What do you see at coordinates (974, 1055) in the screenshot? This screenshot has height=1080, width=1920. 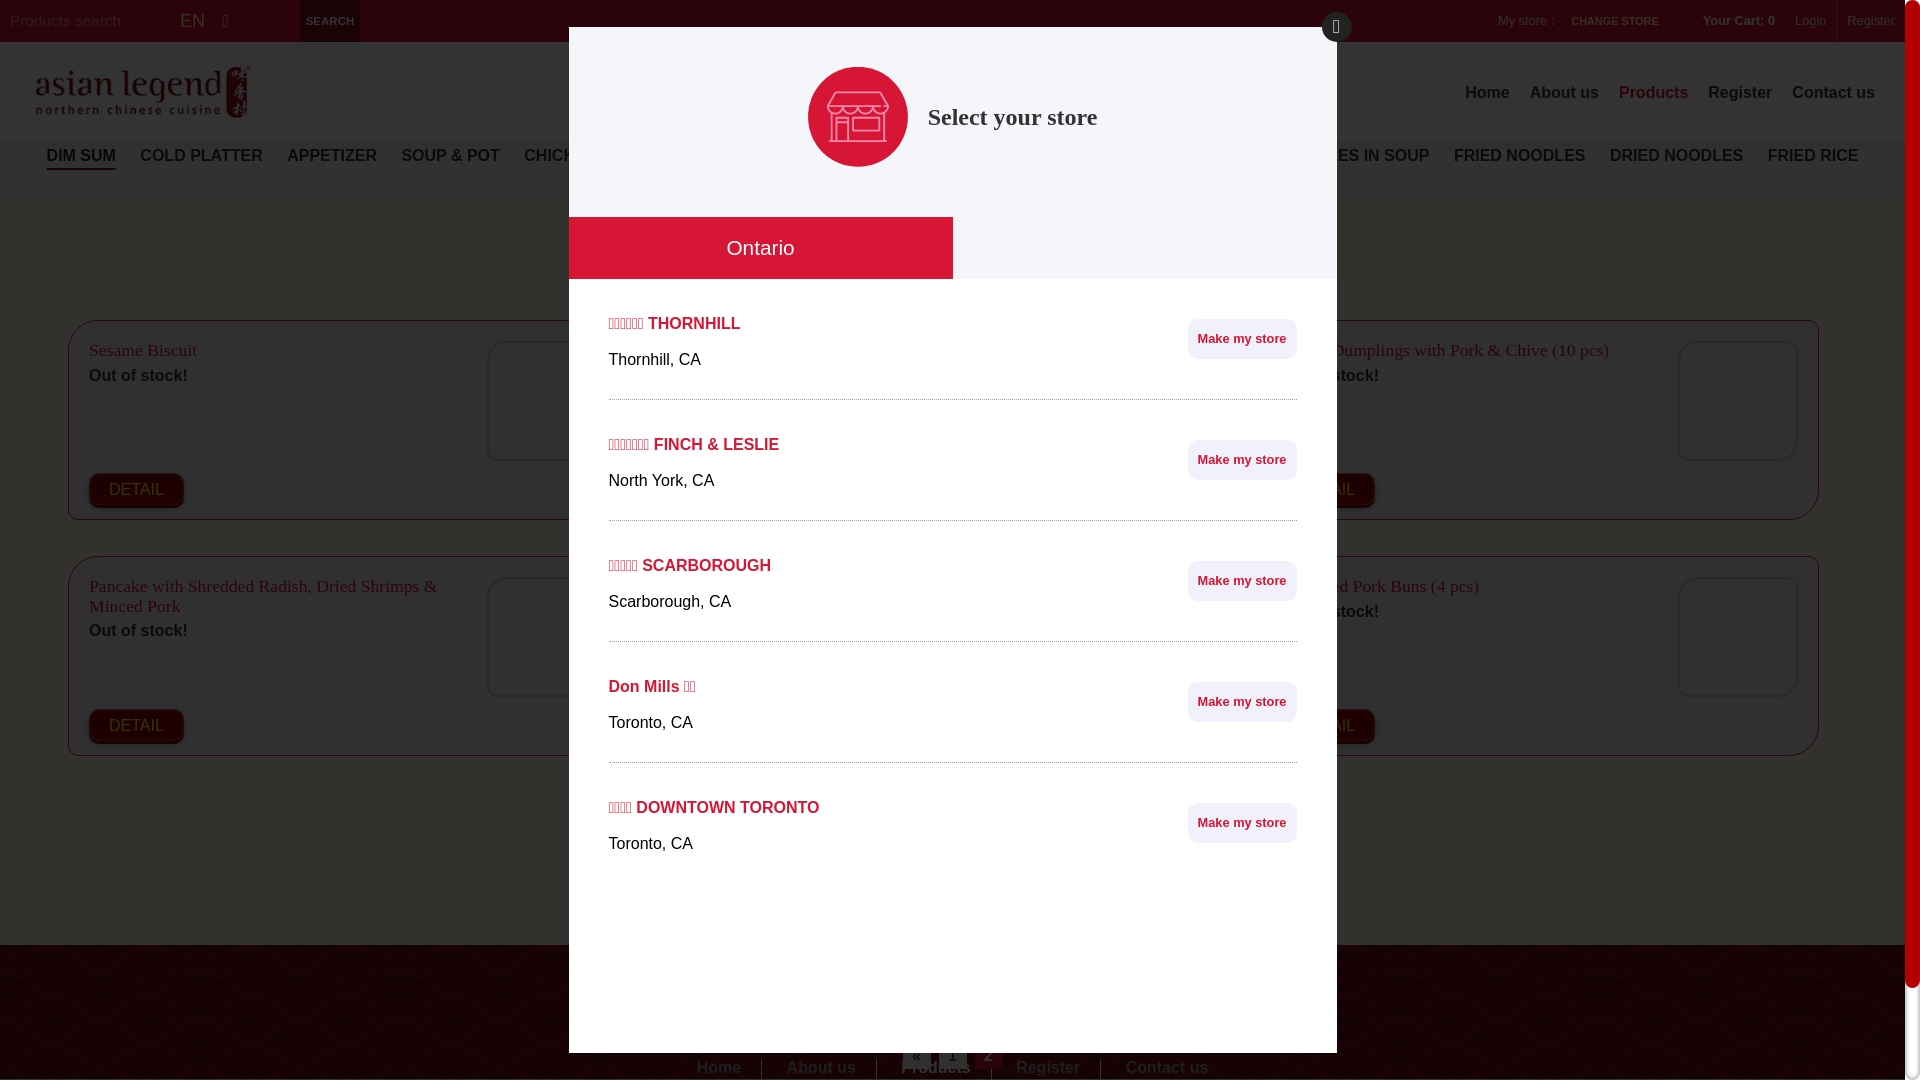 I see `'2'` at bounding box center [974, 1055].